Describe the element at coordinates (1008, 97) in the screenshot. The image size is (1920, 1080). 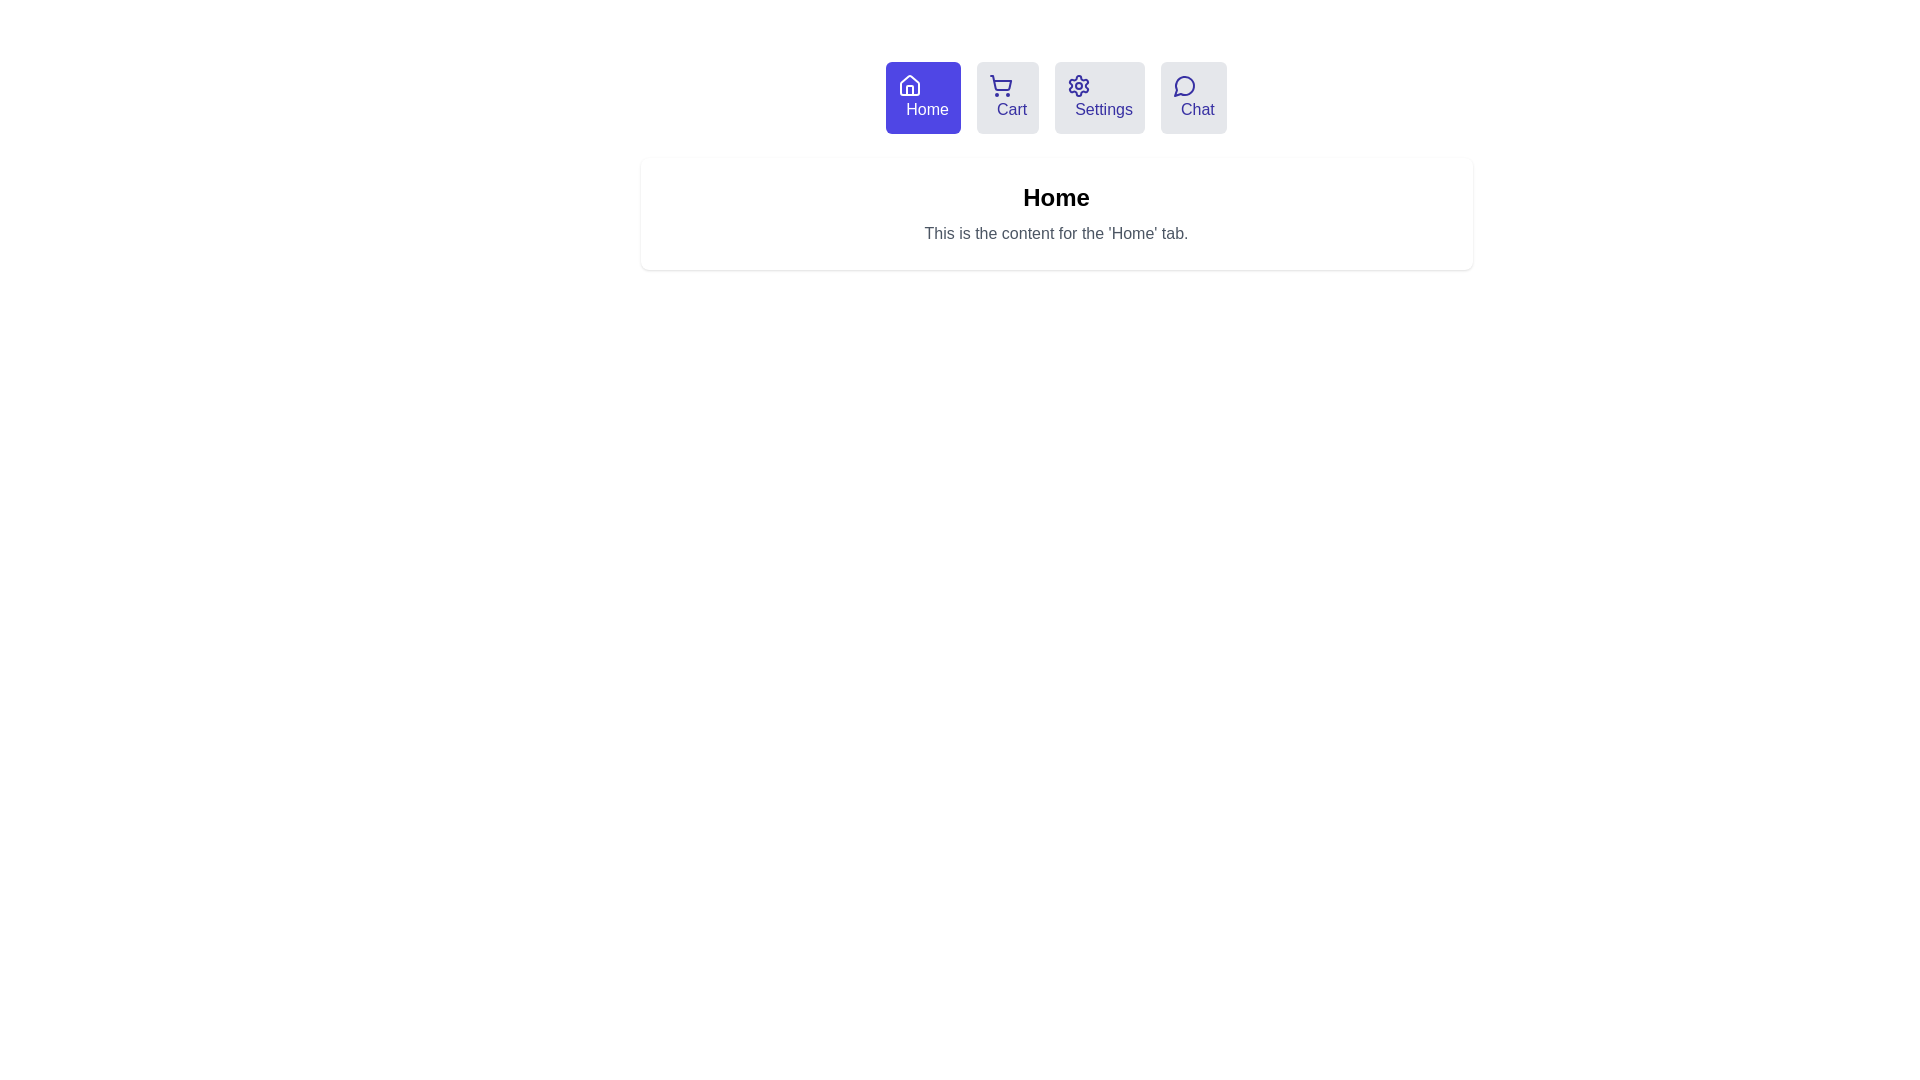
I see `the tab labeled Cart to observe its visual changes` at that location.